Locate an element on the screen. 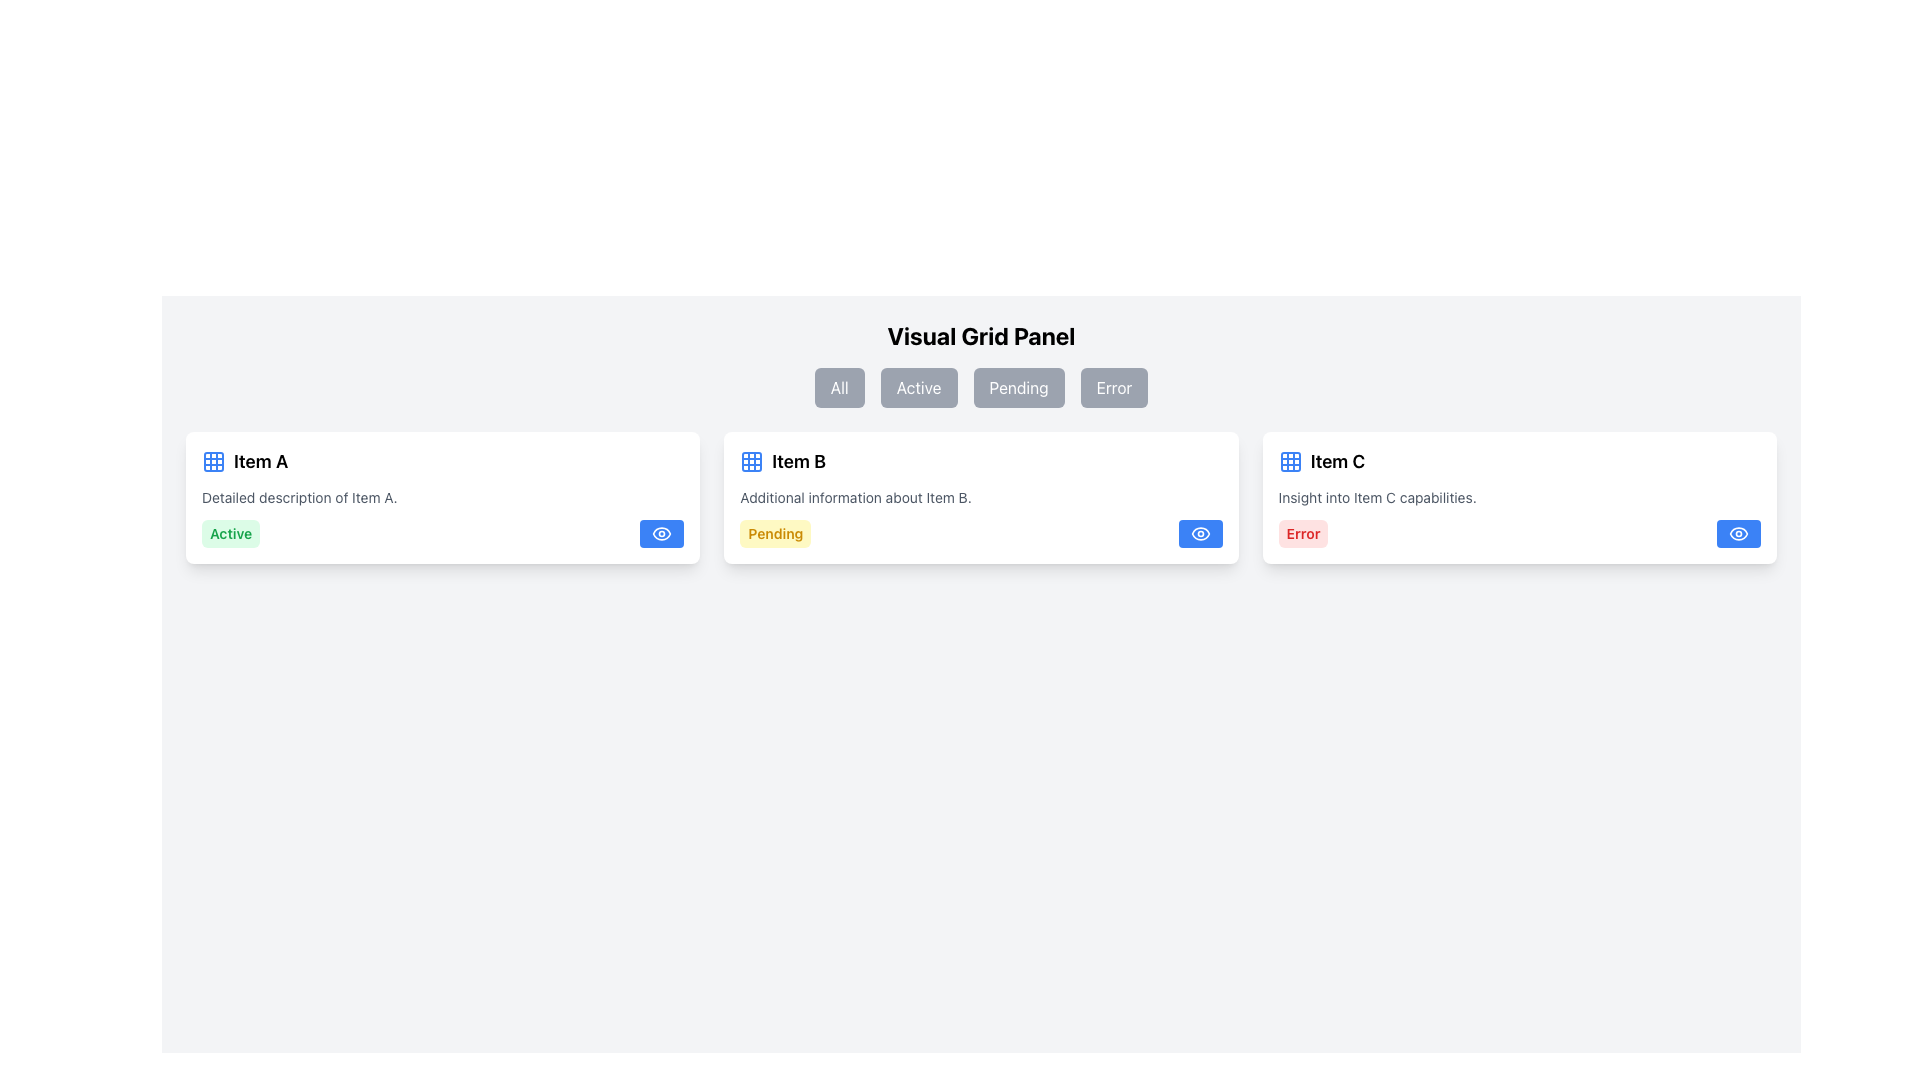 This screenshot has height=1080, width=1920. the blue button with a rounded rectangle design and an eye-shaped icon, located in the bottom-right corner of the card labeled 'Item B' within the 'Pending' status group is located at coordinates (1200, 532).